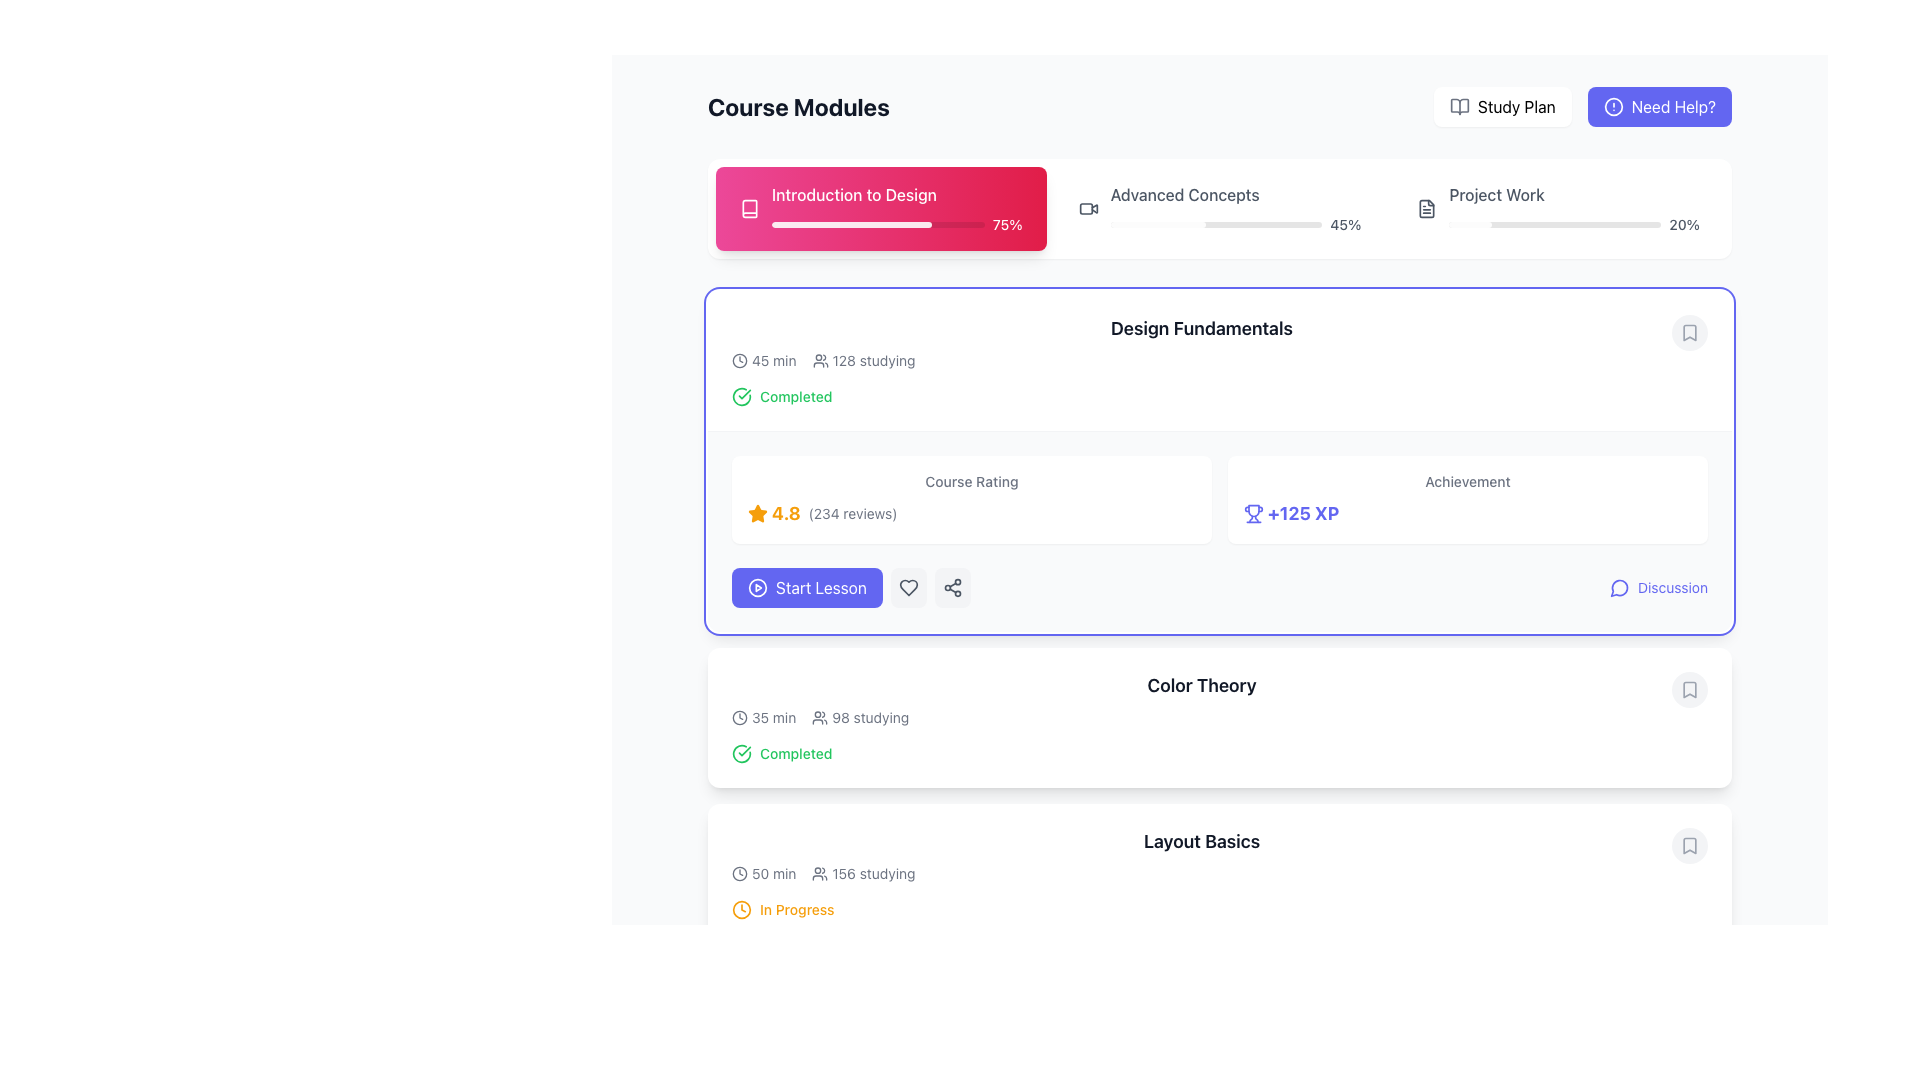  Describe the element at coordinates (1470, 224) in the screenshot. I see `the visual progress indication by focusing on the leftmost segment of the progress bar located at the top of the page` at that location.